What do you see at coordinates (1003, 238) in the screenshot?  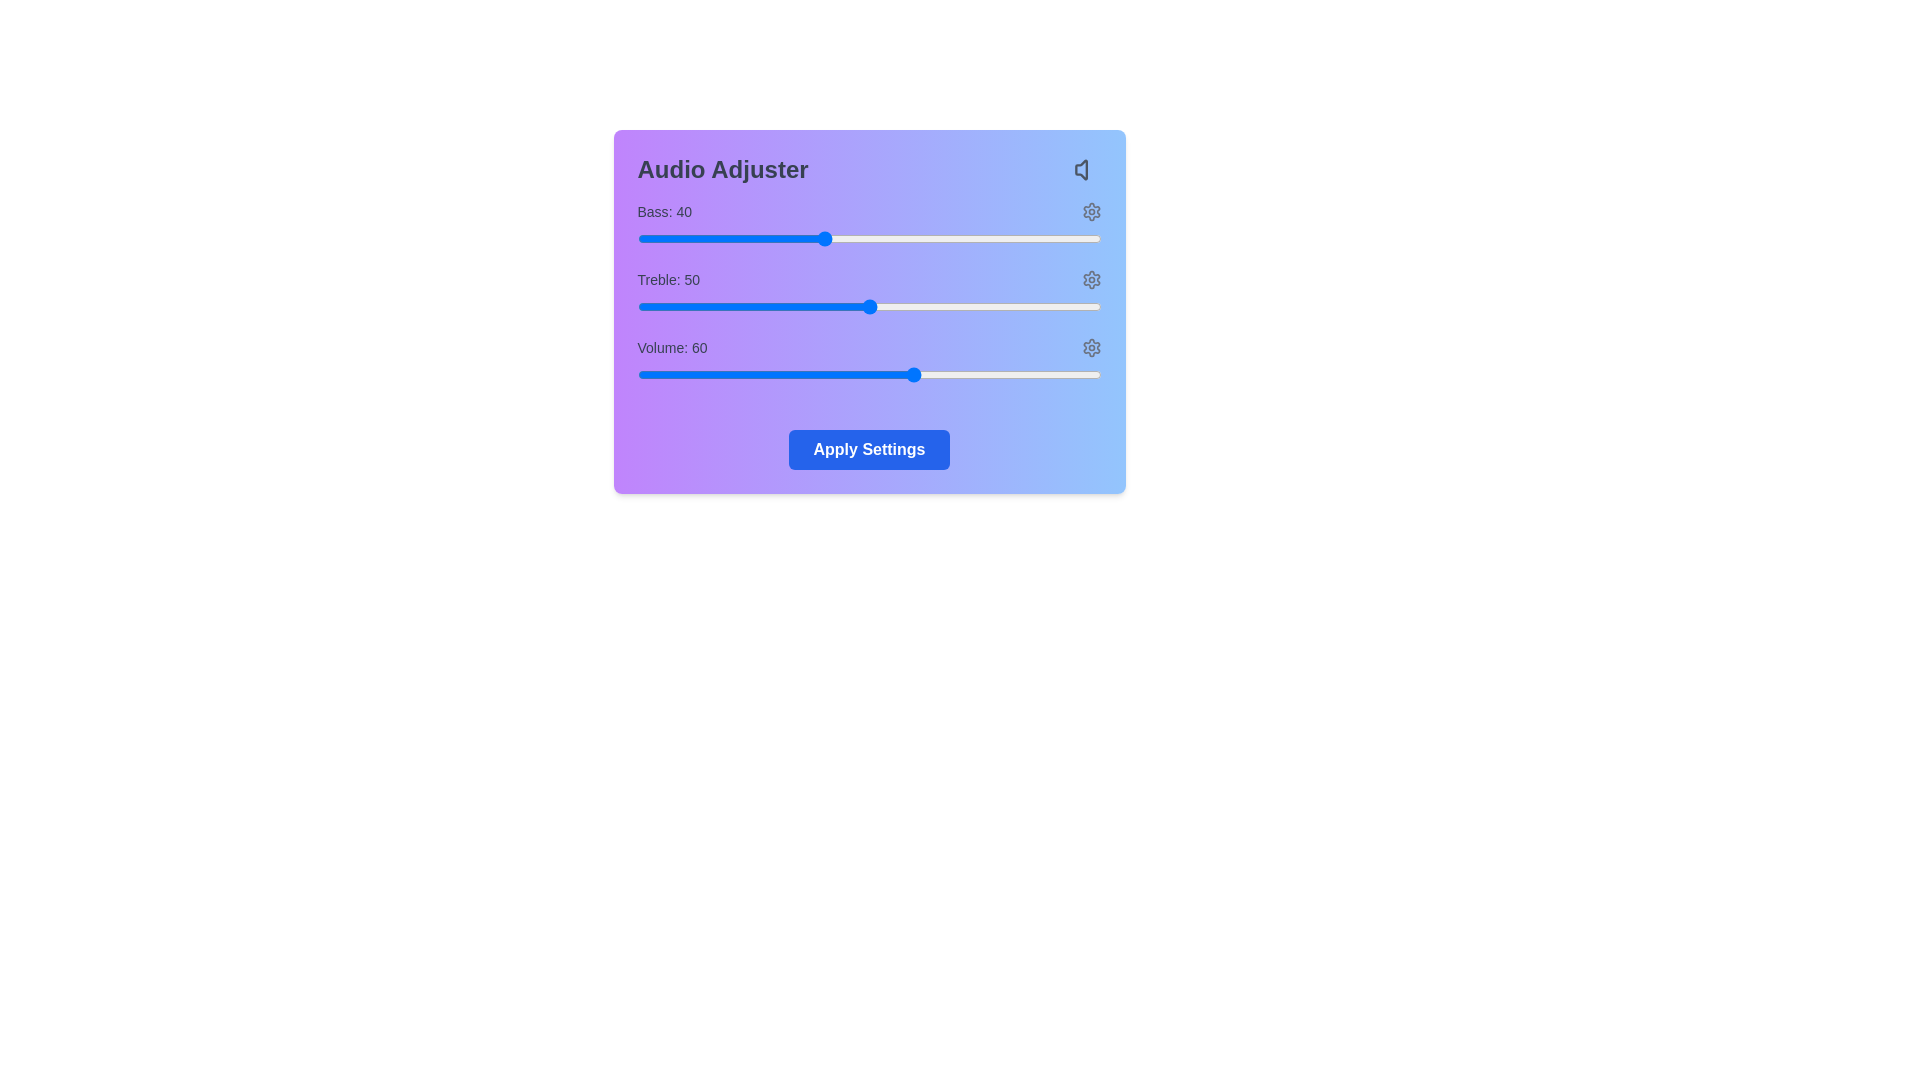 I see `the bass level` at bounding box center [1003, 238].